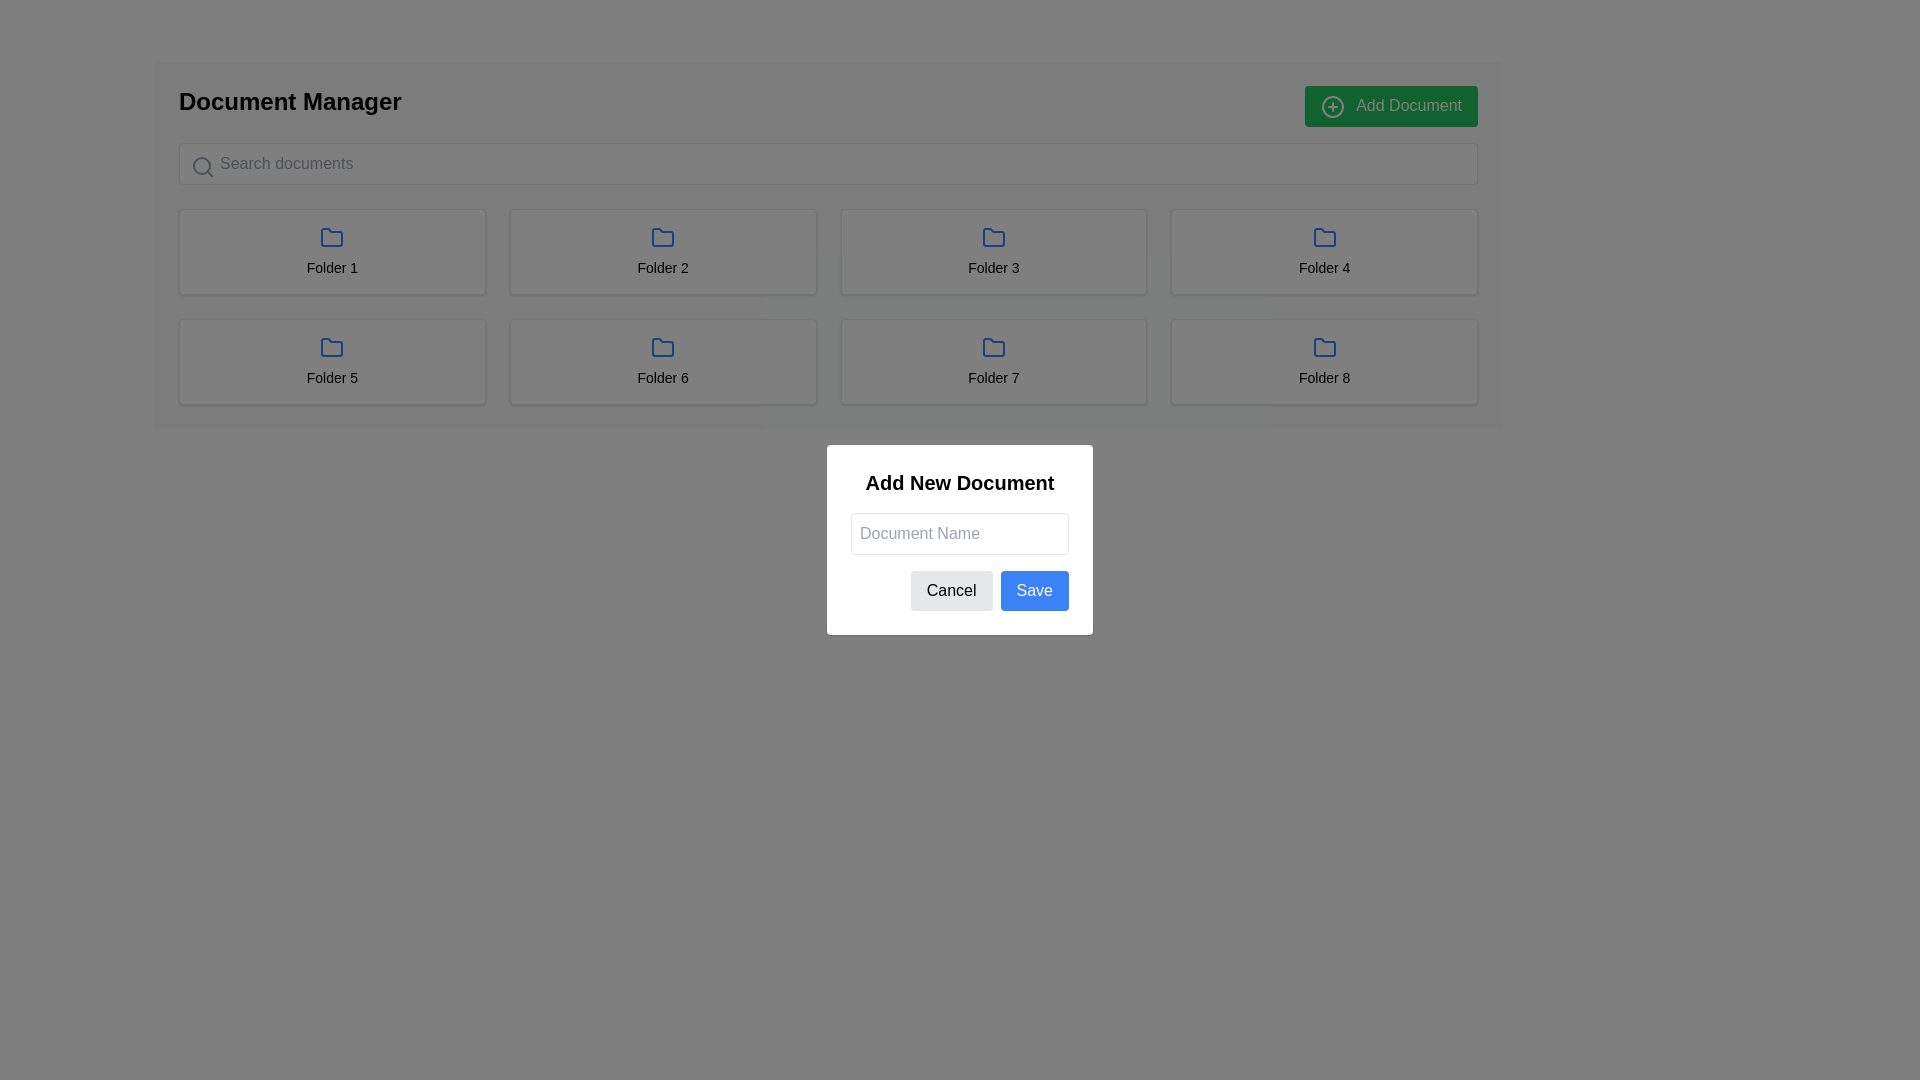  I want to click on the 'Cancel' or 'Save' button in the button group at the bottom of the dialog window, so click(960, 589).